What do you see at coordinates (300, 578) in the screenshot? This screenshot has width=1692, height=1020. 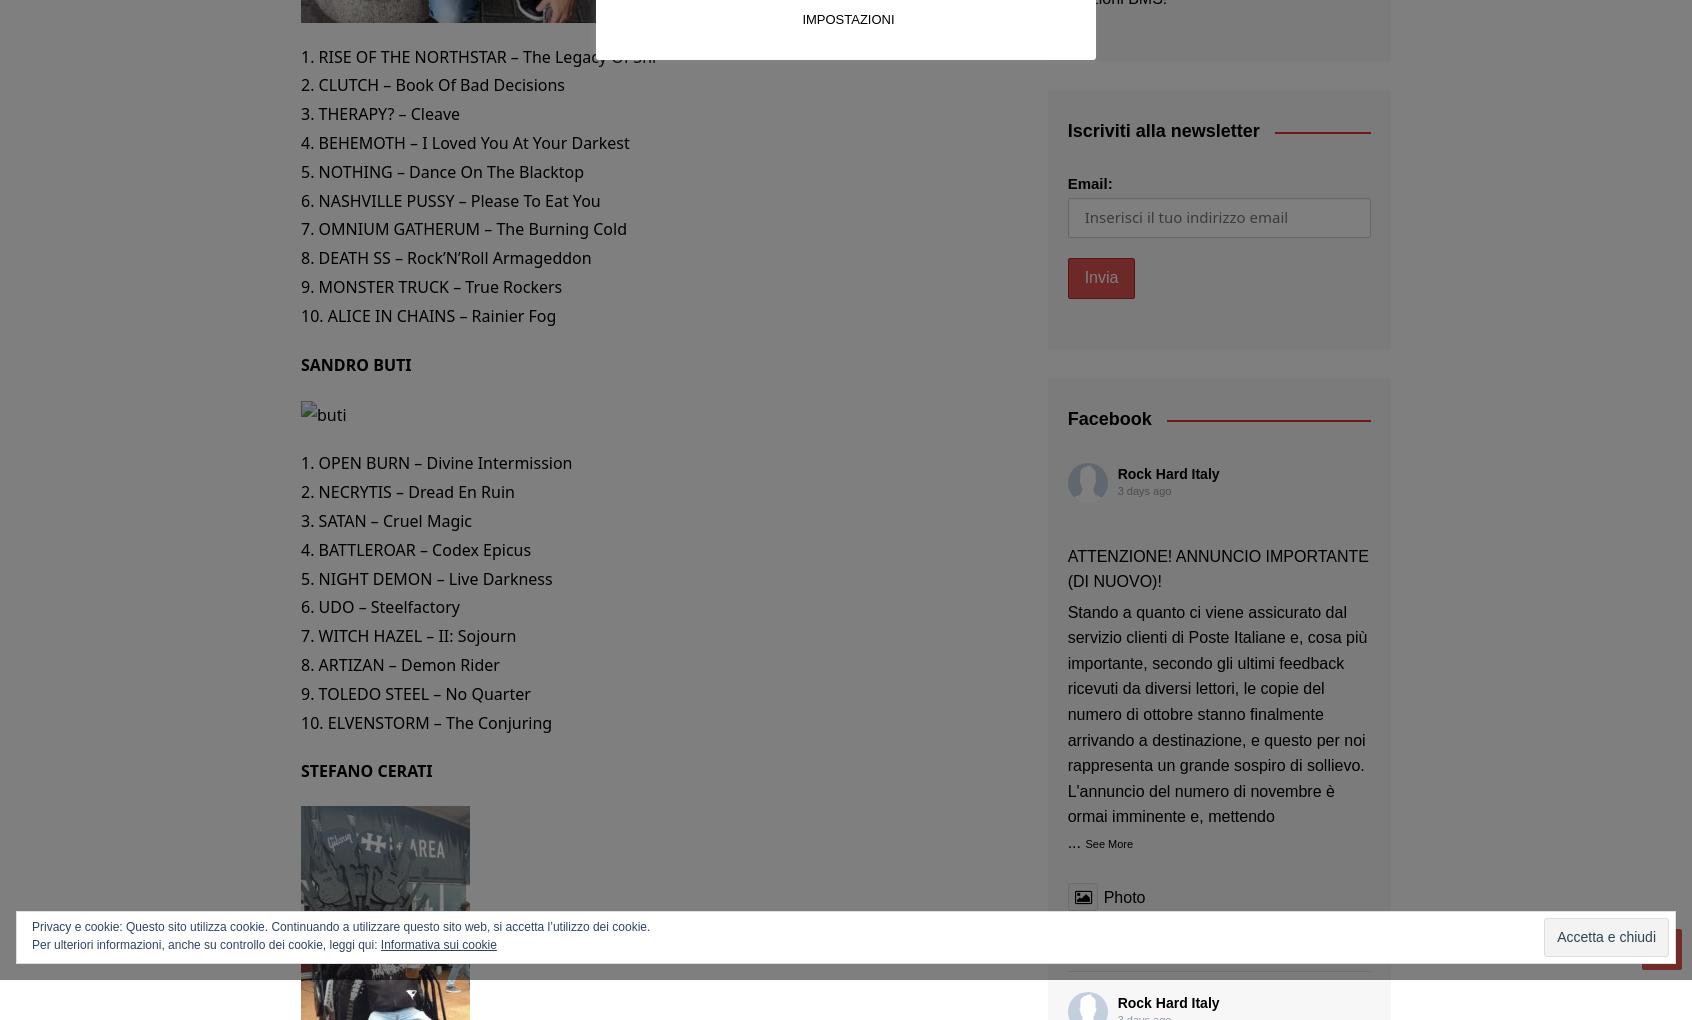 I see `'5. NIGHT DEMON – Live Darkness'` at bounding box center [300, 578].